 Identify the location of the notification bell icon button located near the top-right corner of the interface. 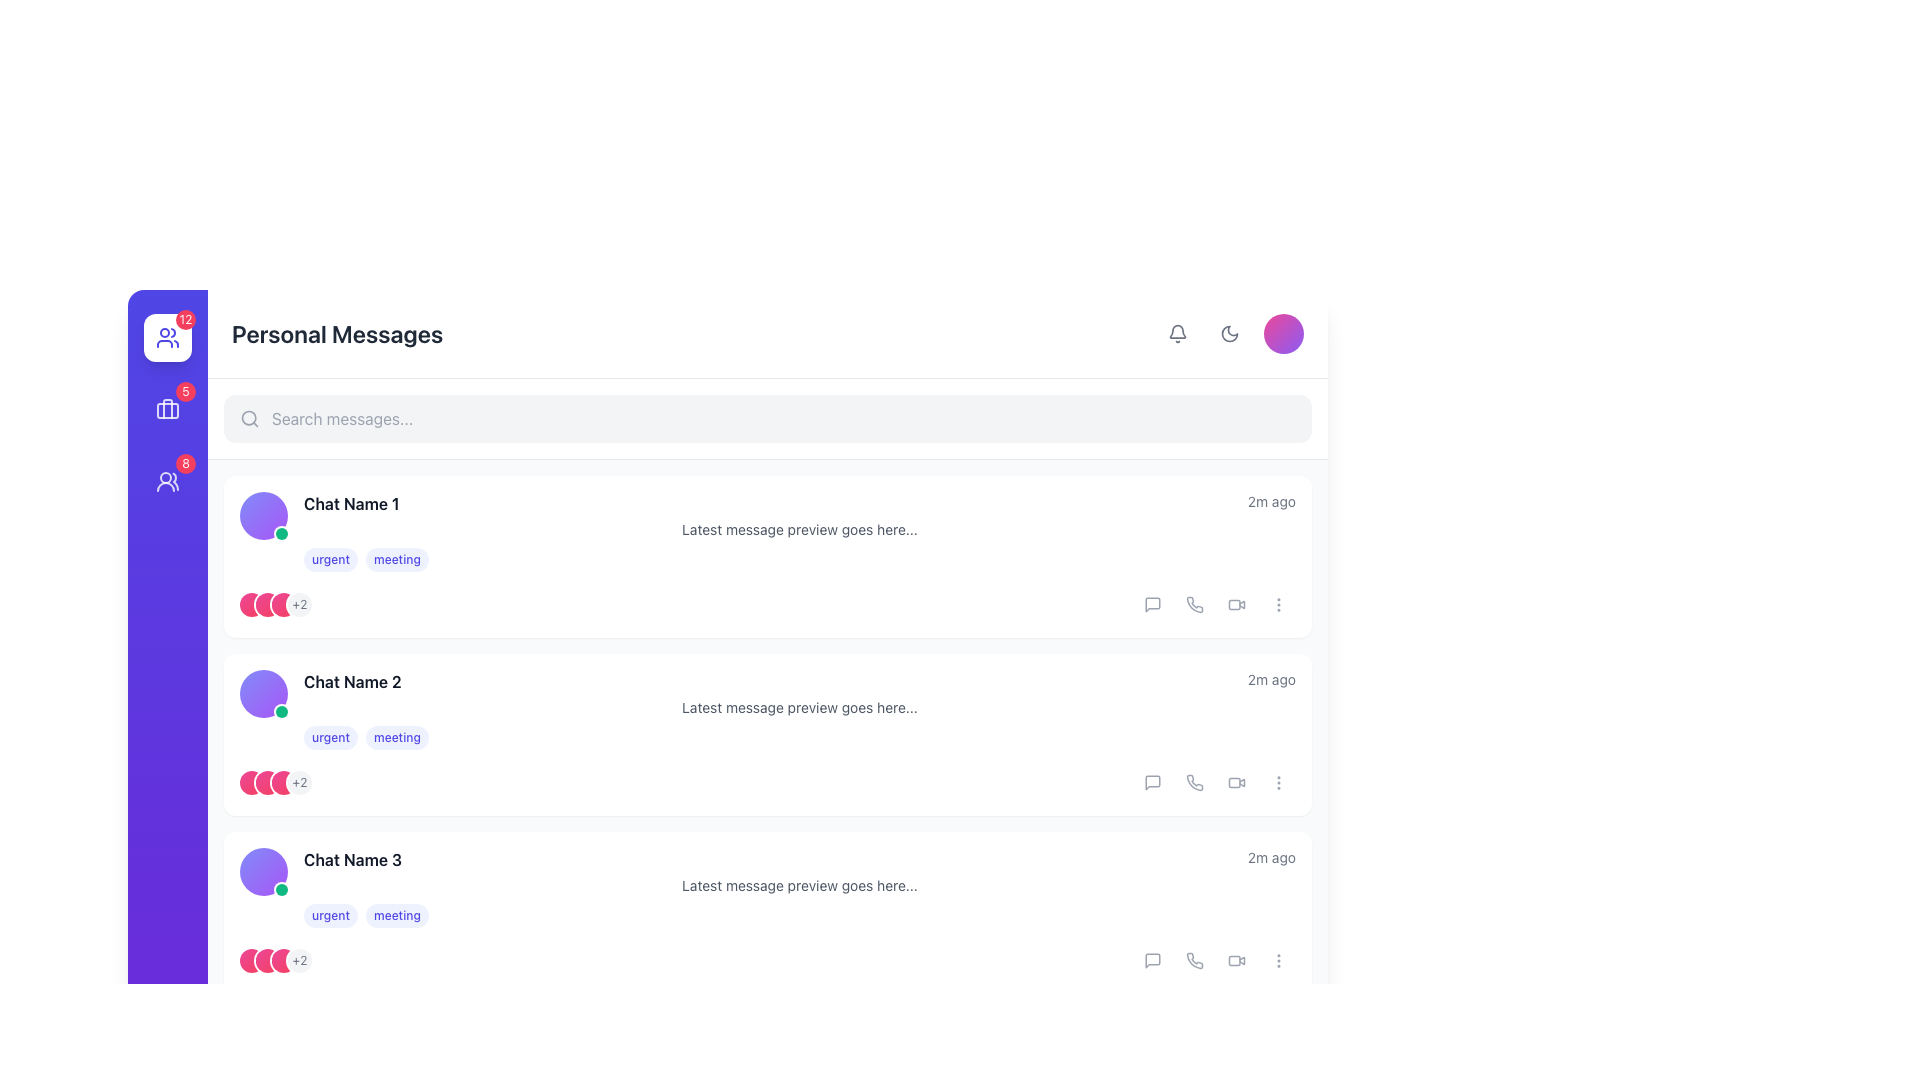
(1177, 333).